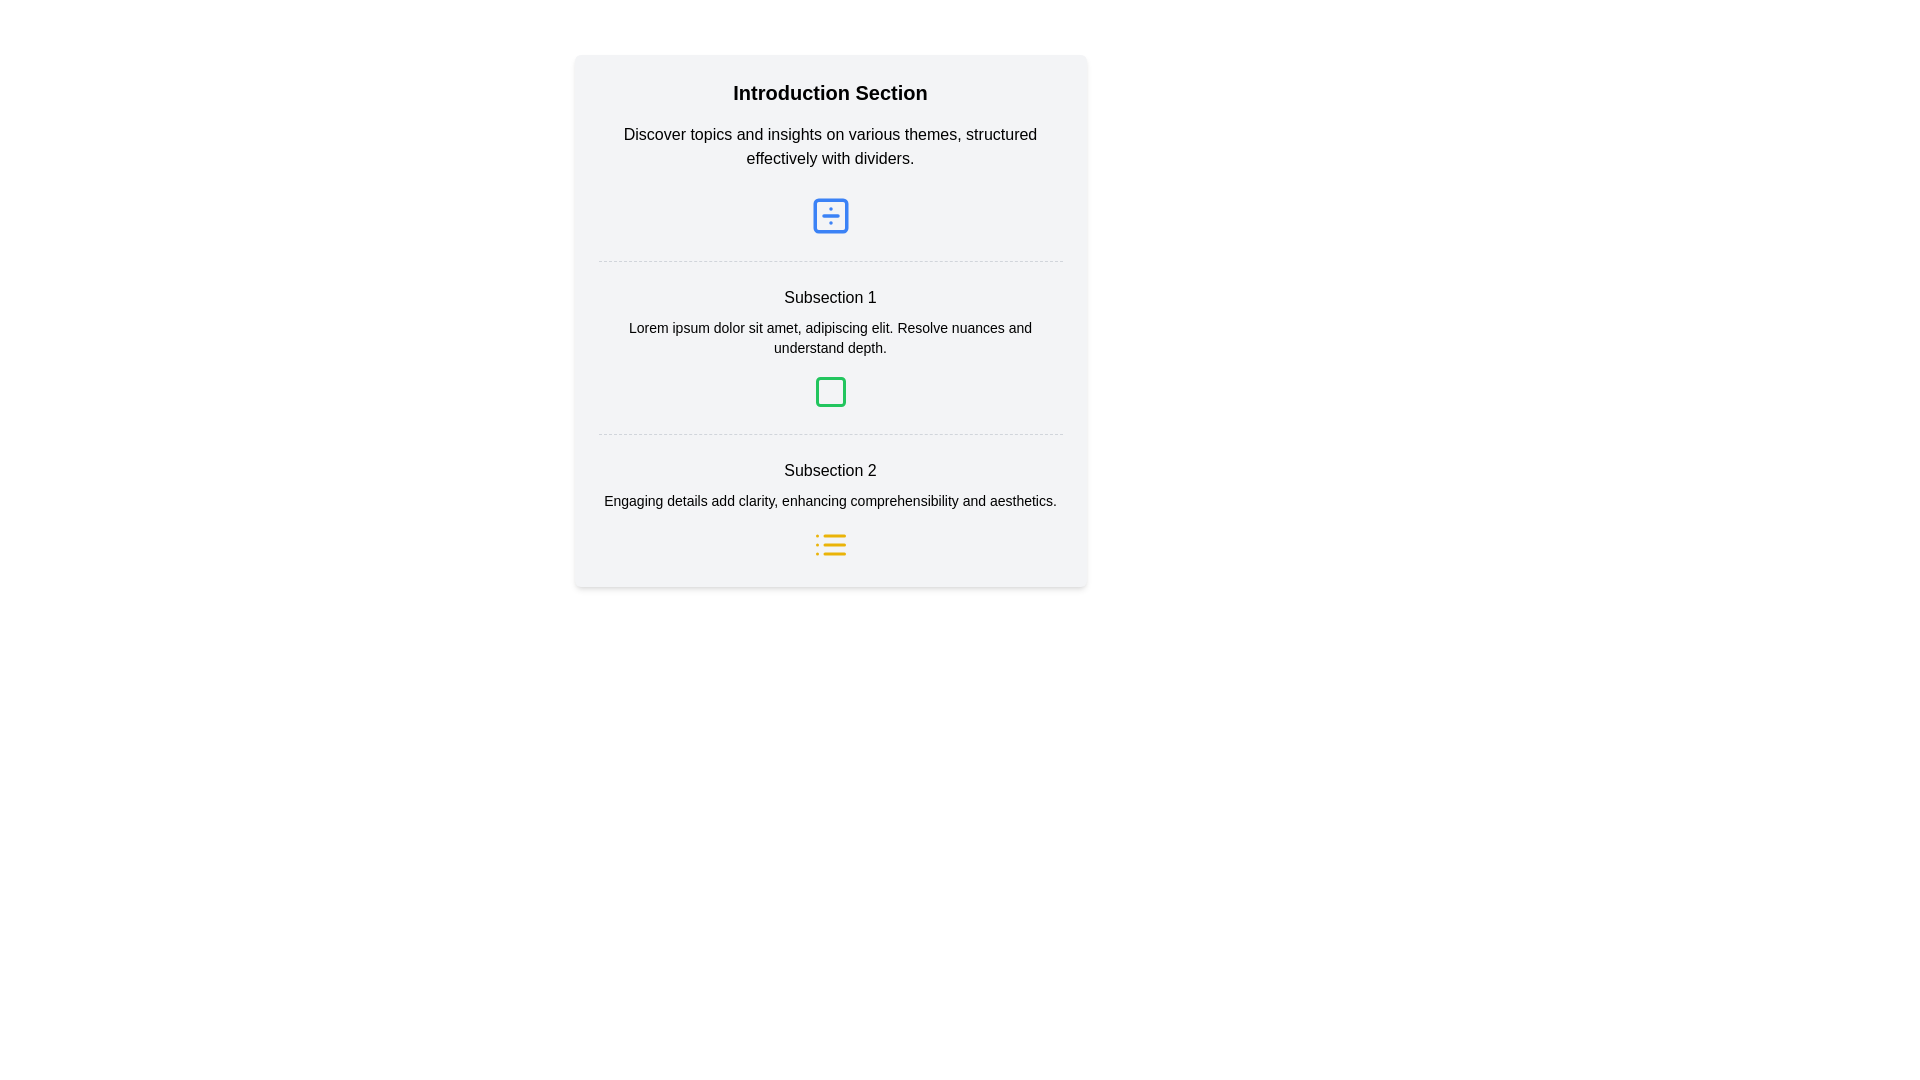 This screenshot has height=1080, width=1920. I want to click on the text block that contains the content 'Engaging details add clarity, enhancing comprehensibility and aesthetics.' This text block is styled as smaller, secondary text and is centrally aligned within 'Subsection 2', so click(830, 500).